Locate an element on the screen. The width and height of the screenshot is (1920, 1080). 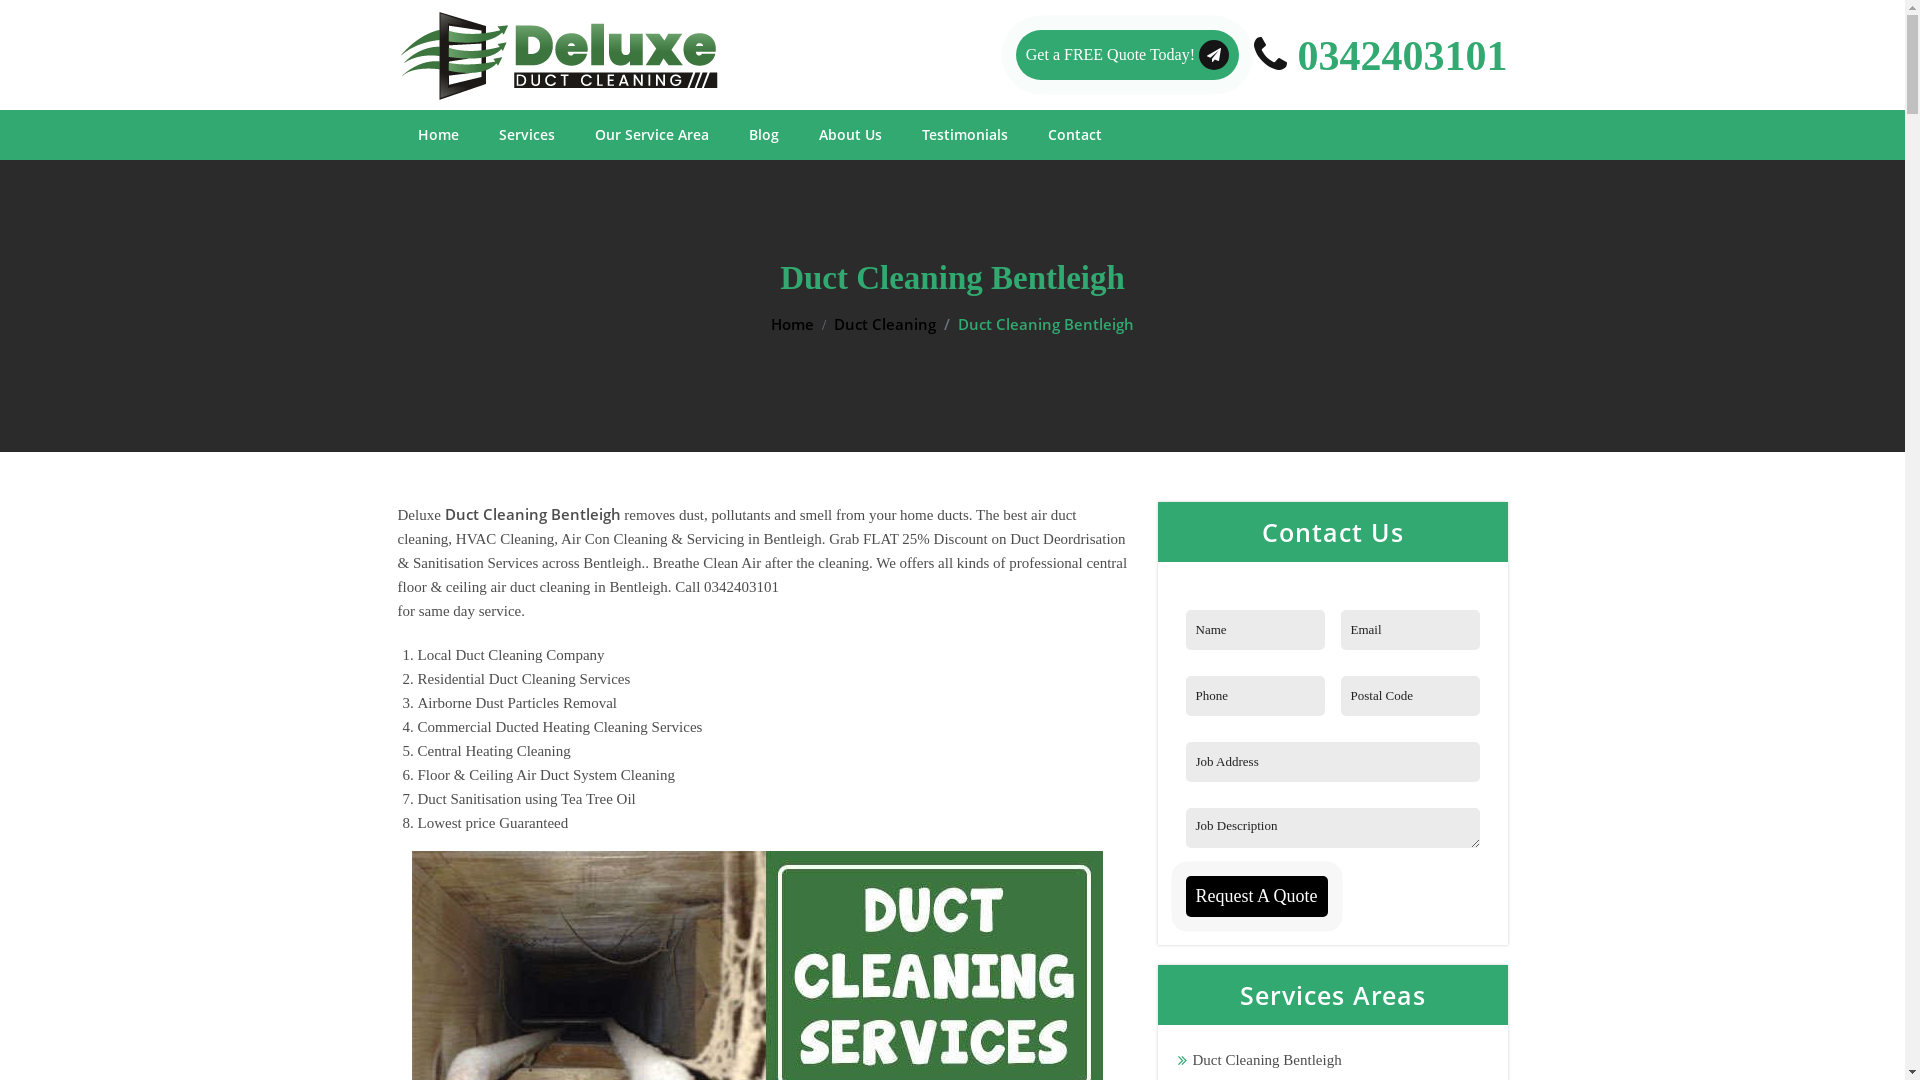
'Home' is located at coordinates (416, 135).